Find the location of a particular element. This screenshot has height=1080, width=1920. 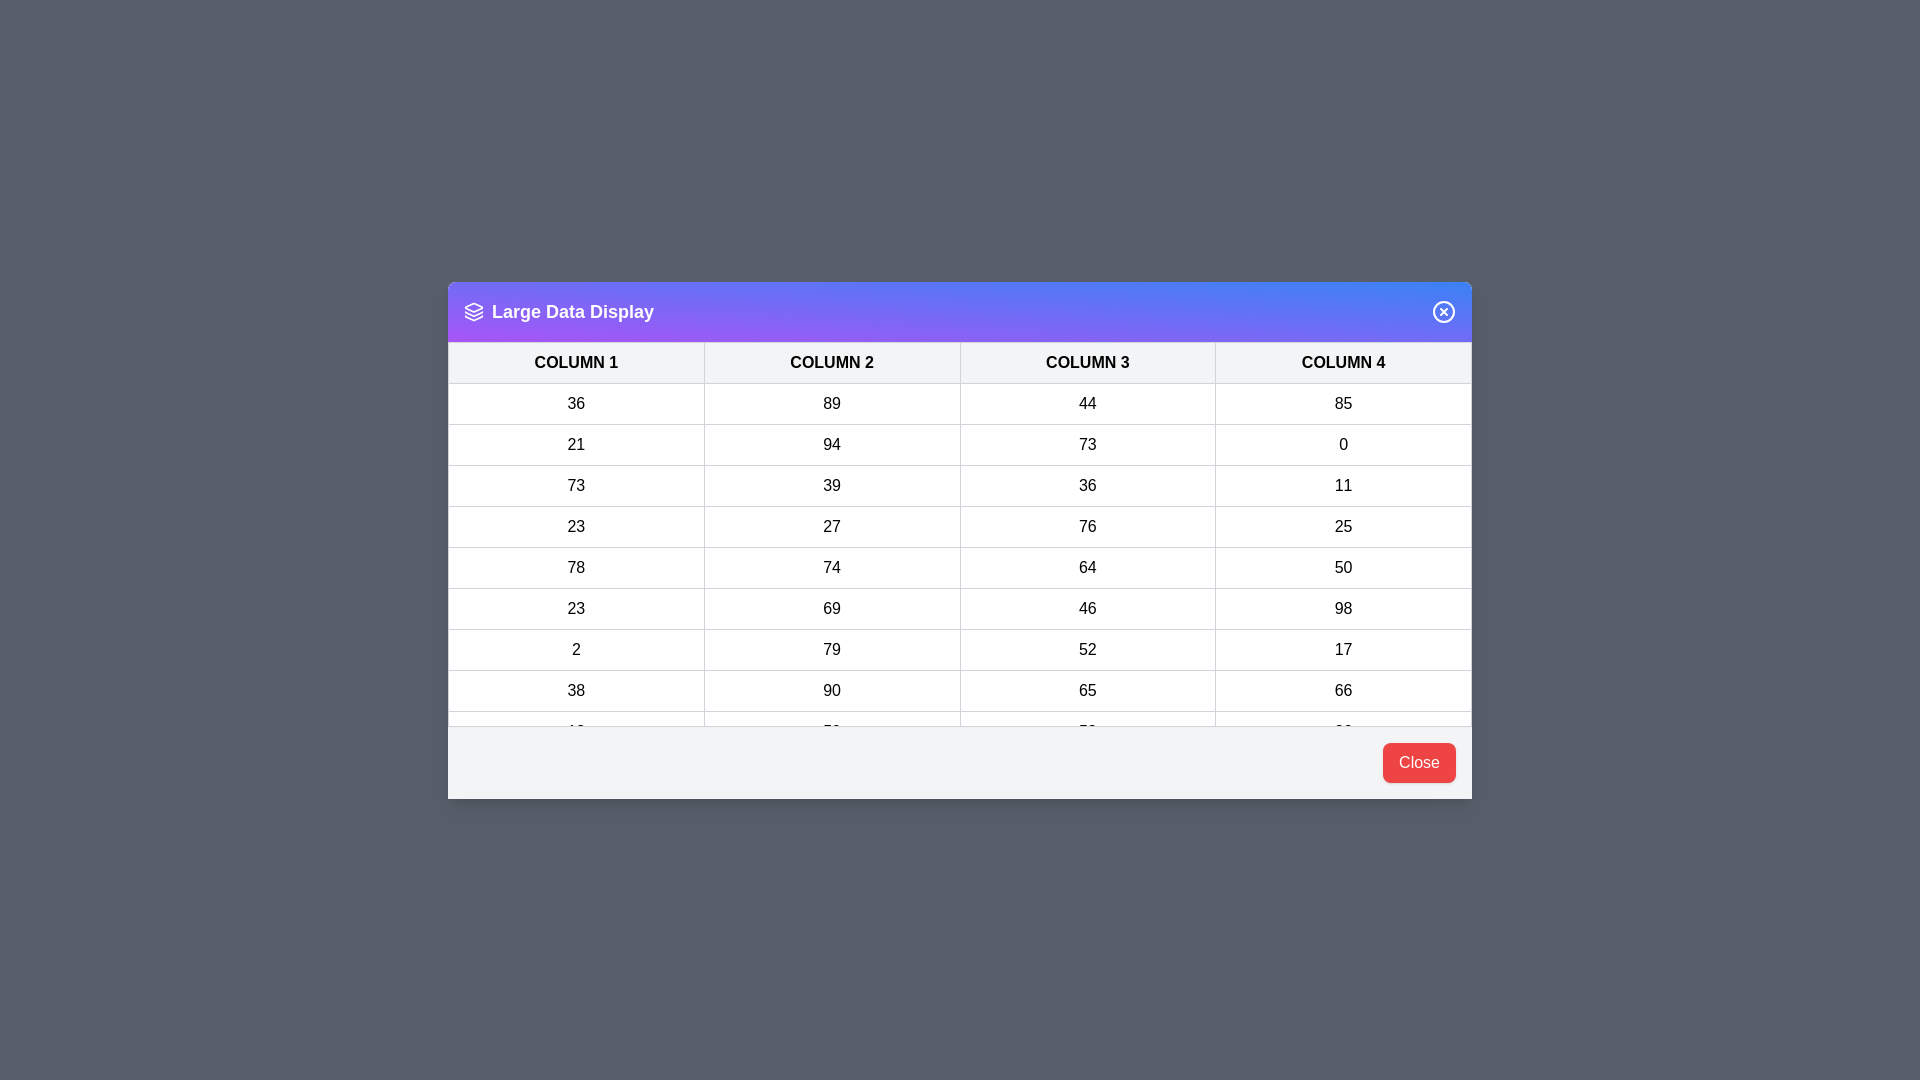

the close button in the footer of the dialog is located at coordinates (1418, 762).